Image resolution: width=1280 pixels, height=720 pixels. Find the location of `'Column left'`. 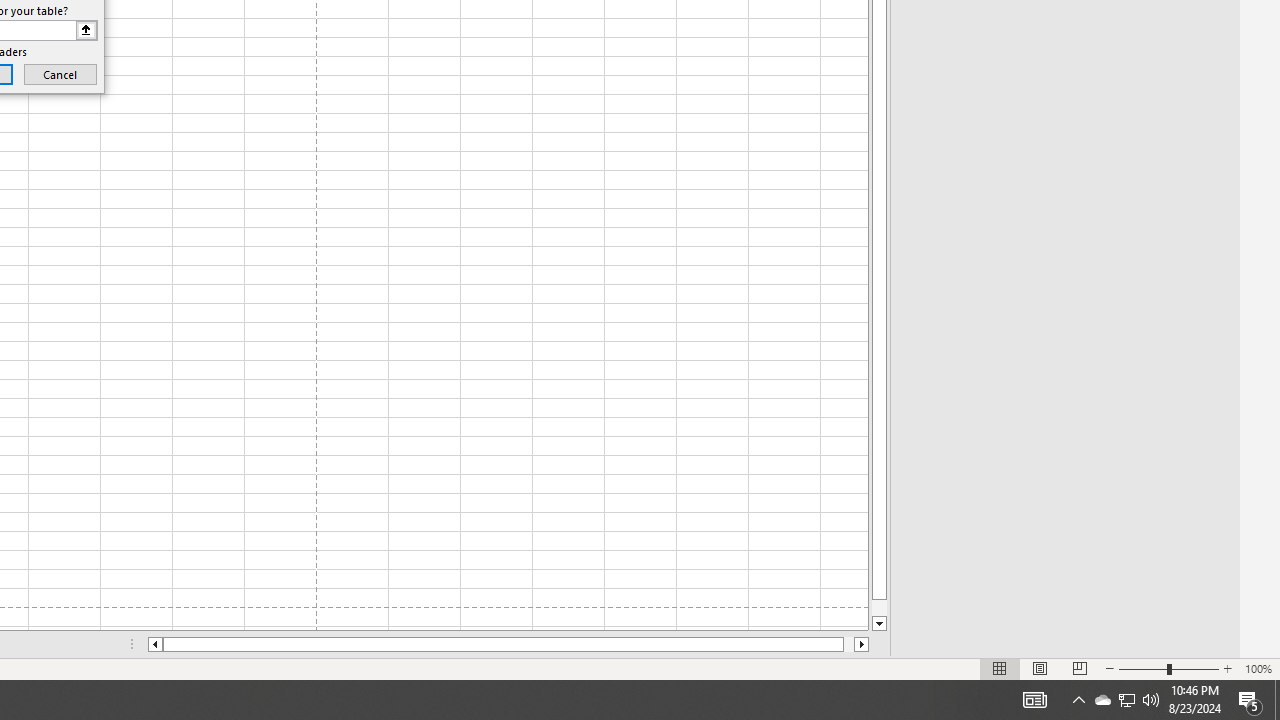

'Column left' is located at coordinates (153, 644).